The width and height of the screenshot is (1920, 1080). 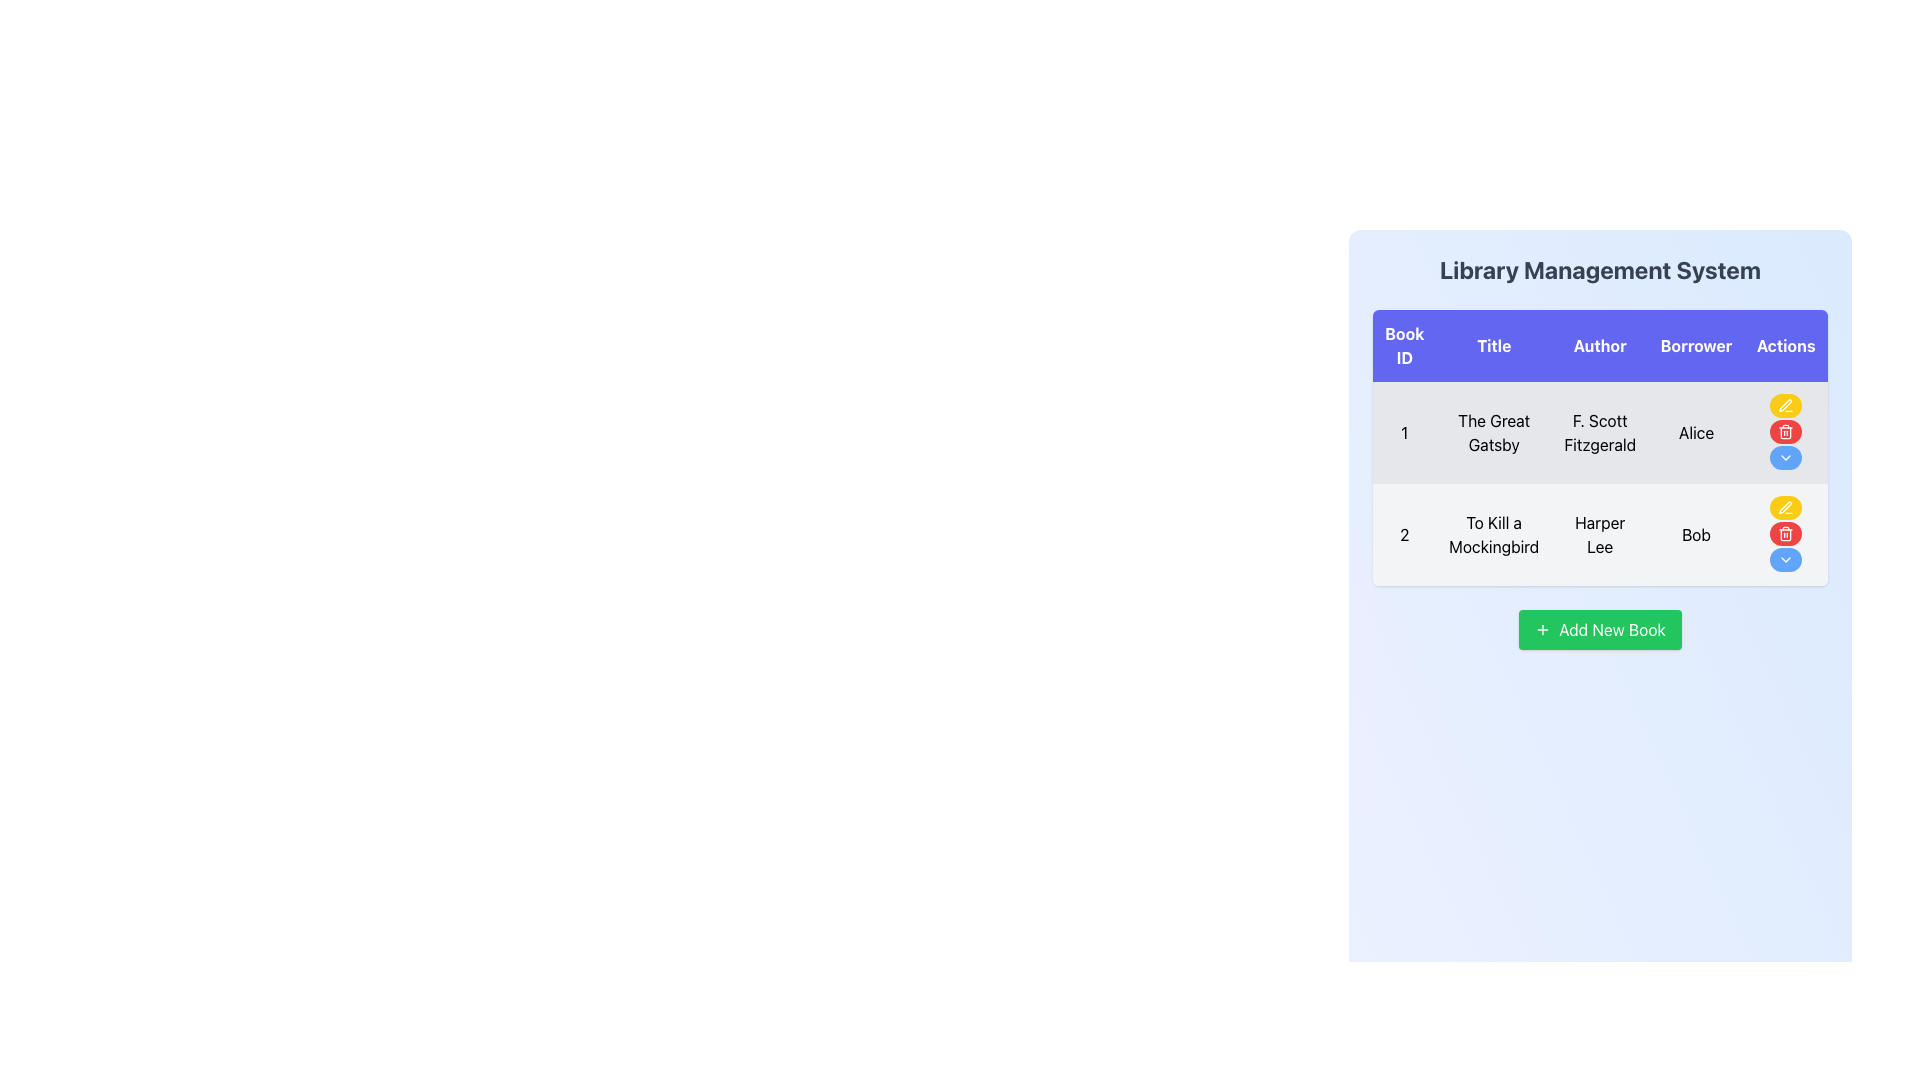 I want to click on the 'Author' text label, which is the third column heading in a five-column table header, displayed in white text on a blue background, so click(x=1600, y=345).